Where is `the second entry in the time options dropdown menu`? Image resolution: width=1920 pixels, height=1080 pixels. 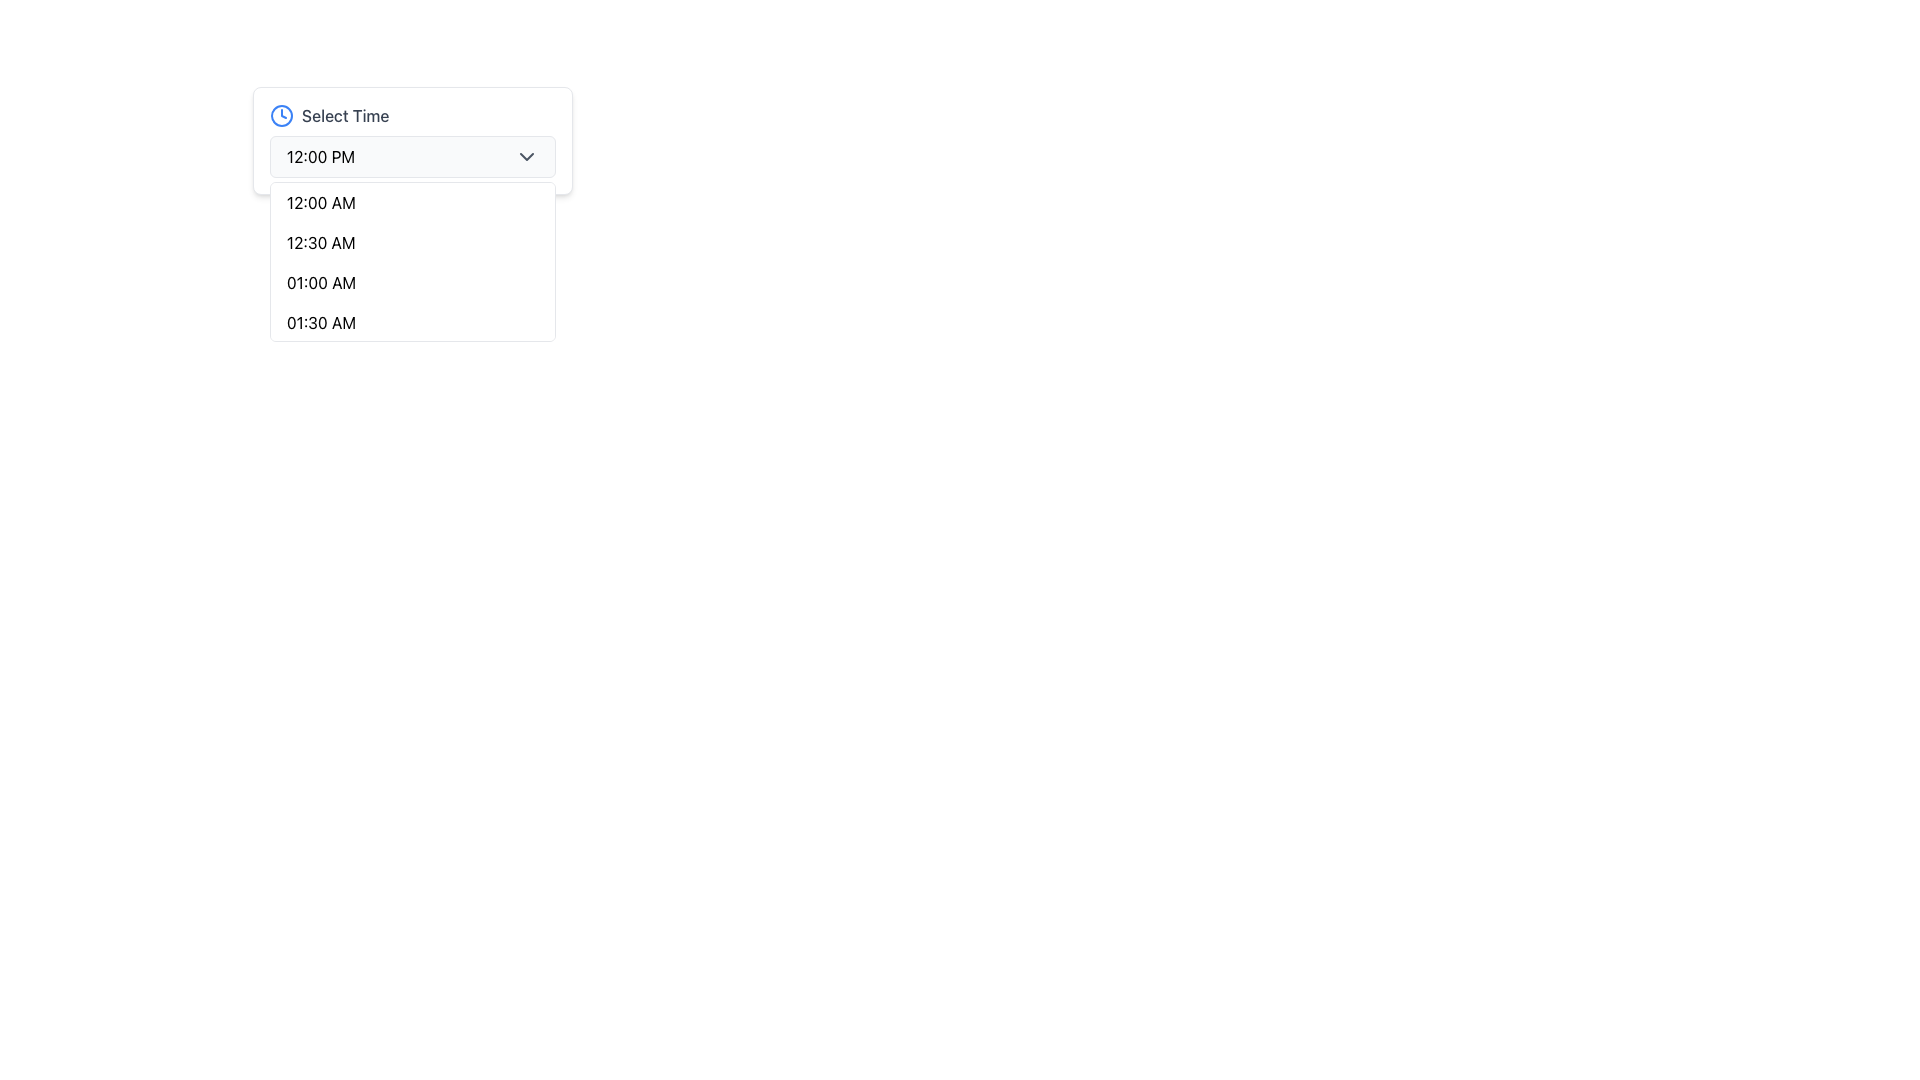 the second entry in the time options dropdown menu is located at coordinates (411, 242).